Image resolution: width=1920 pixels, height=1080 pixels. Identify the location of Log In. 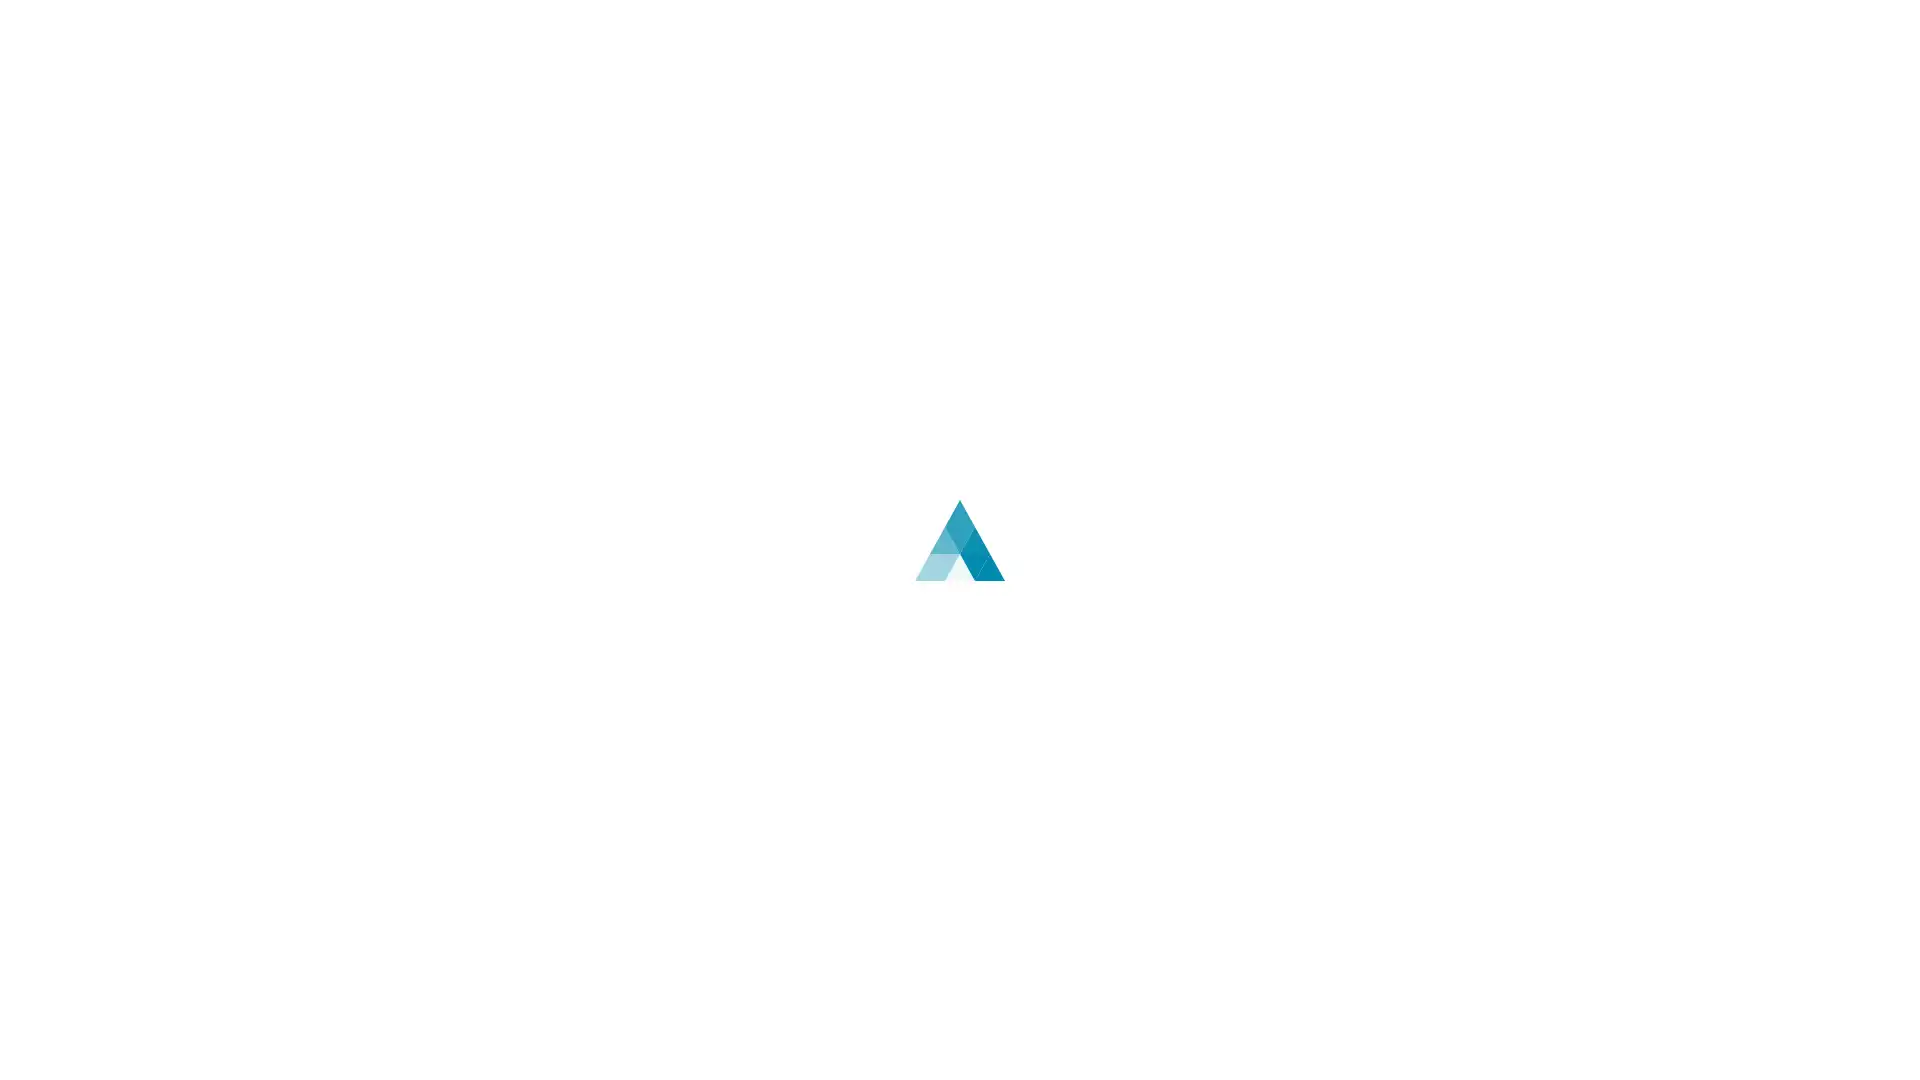
(763, 659).